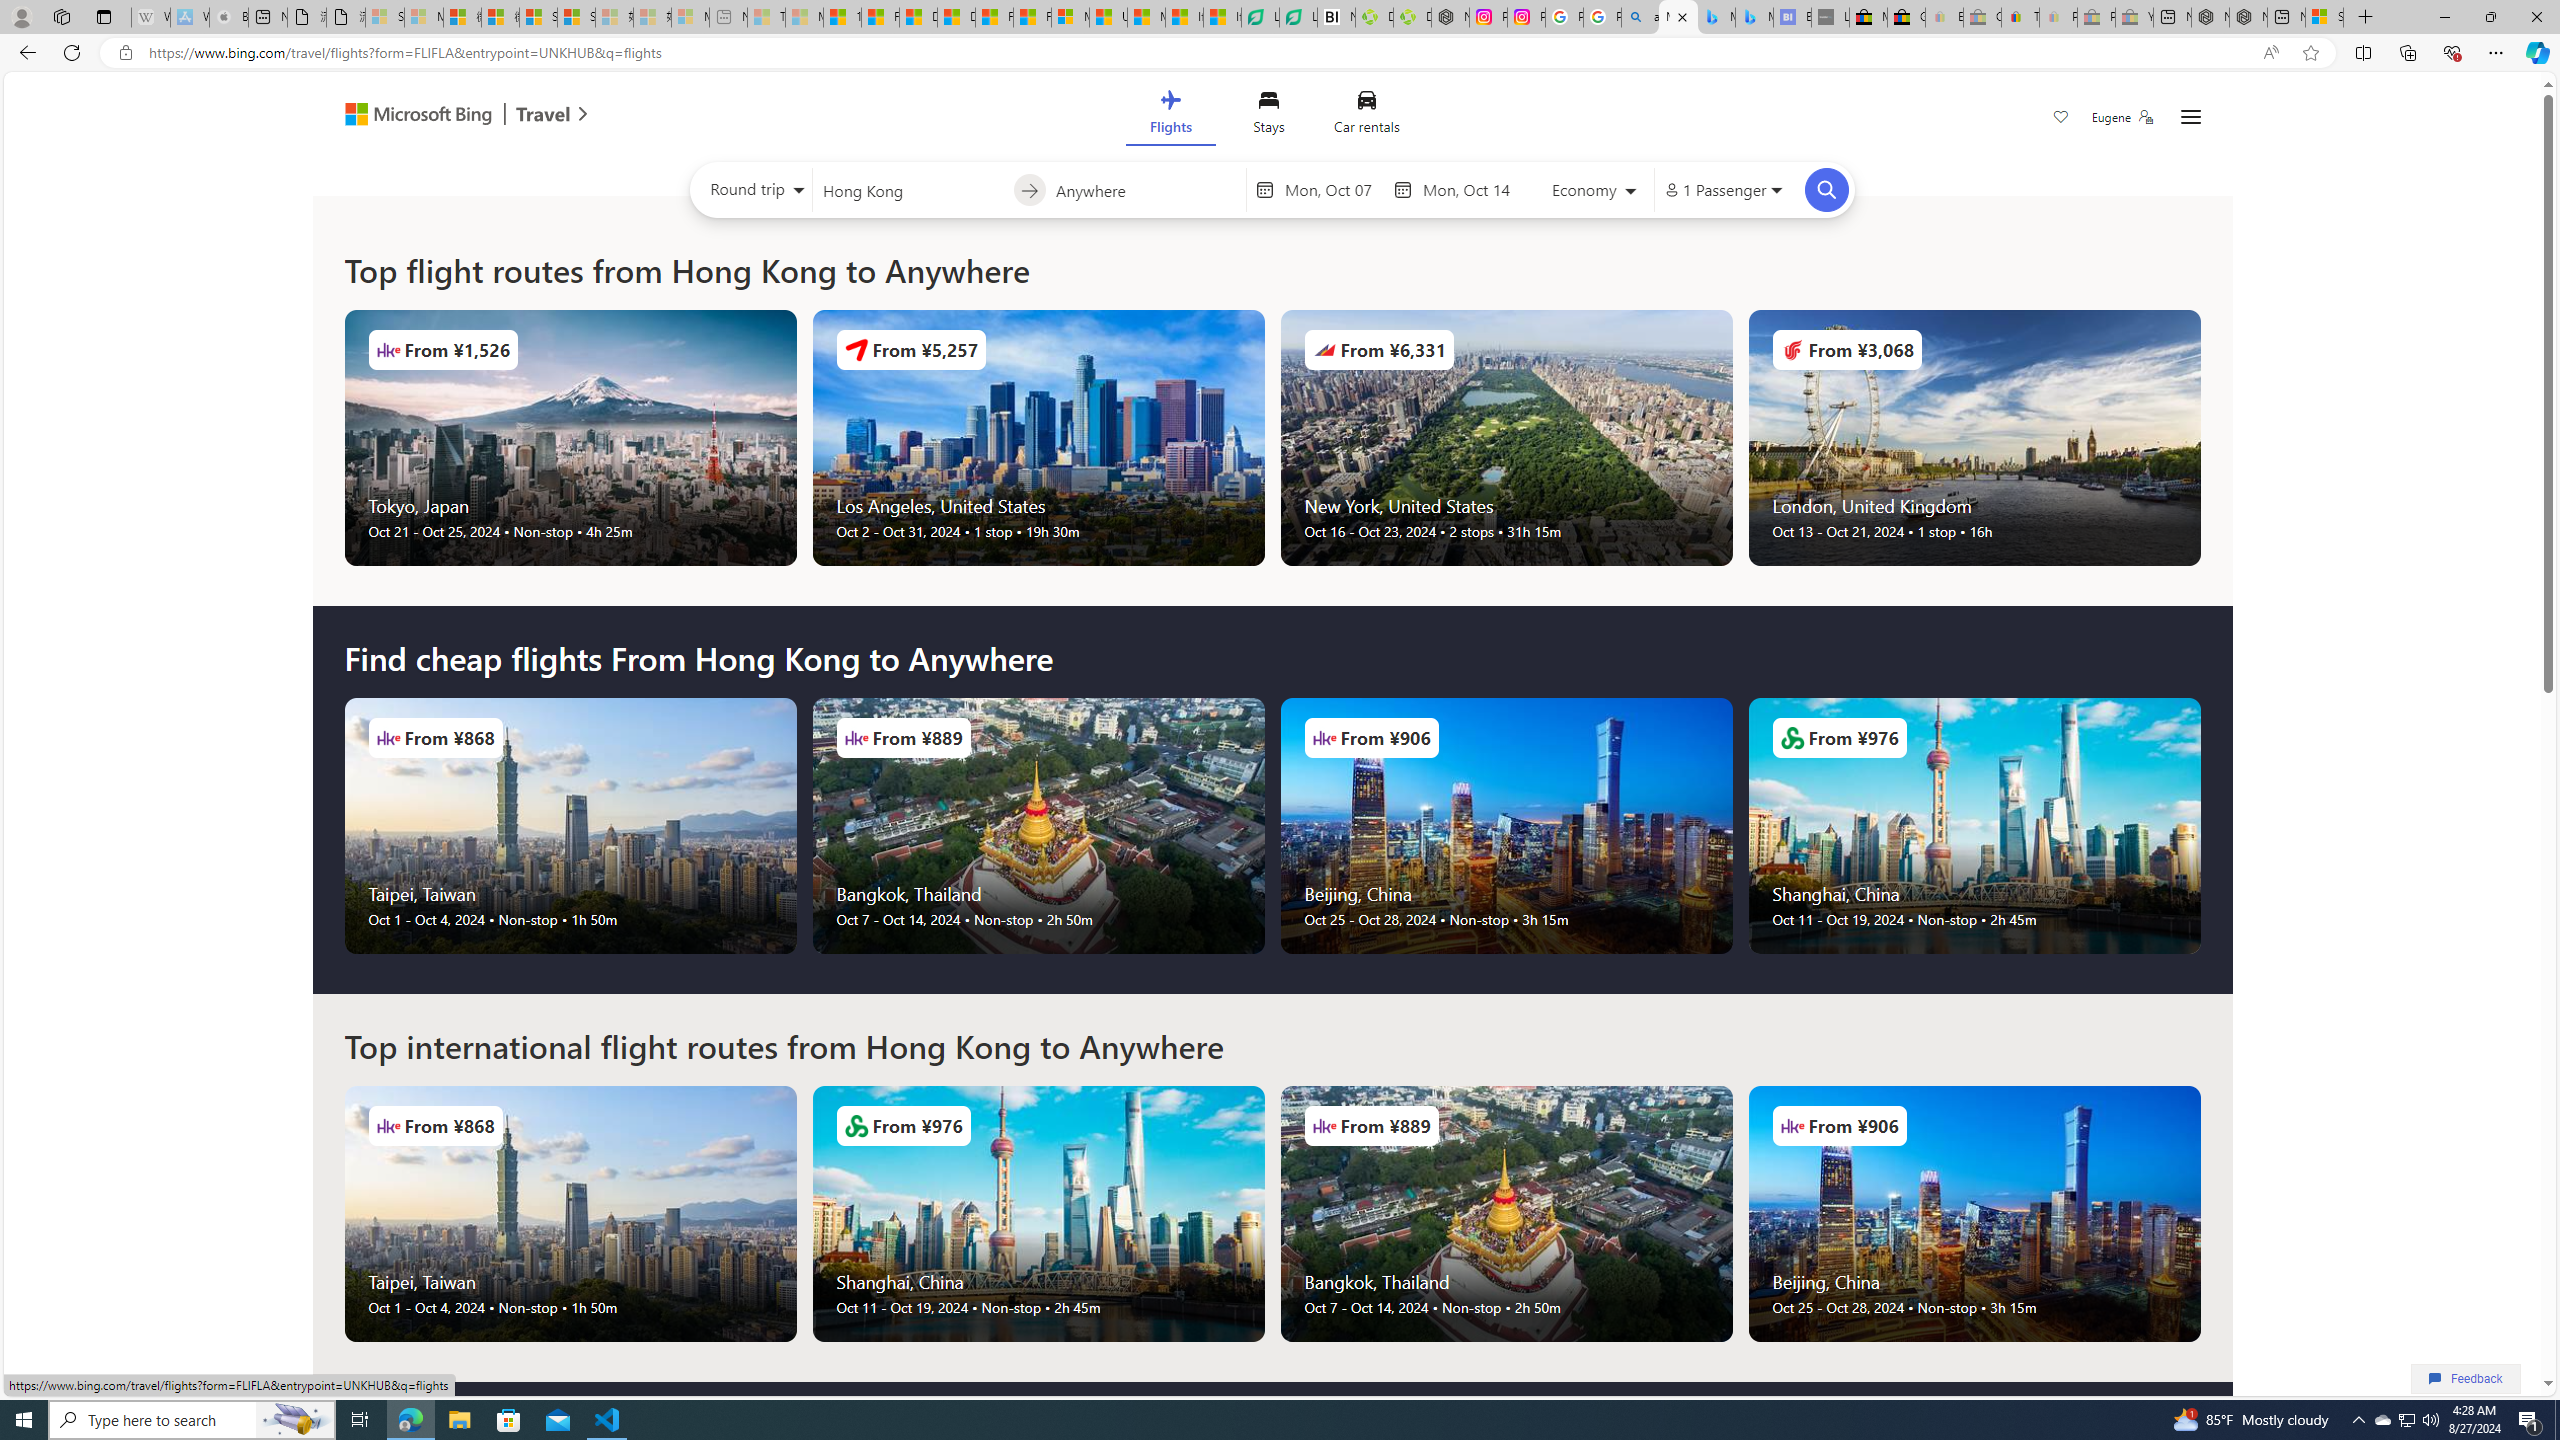 The image size is (2560, 1440). I want to click on 'Going to?', so click(1145, 188).